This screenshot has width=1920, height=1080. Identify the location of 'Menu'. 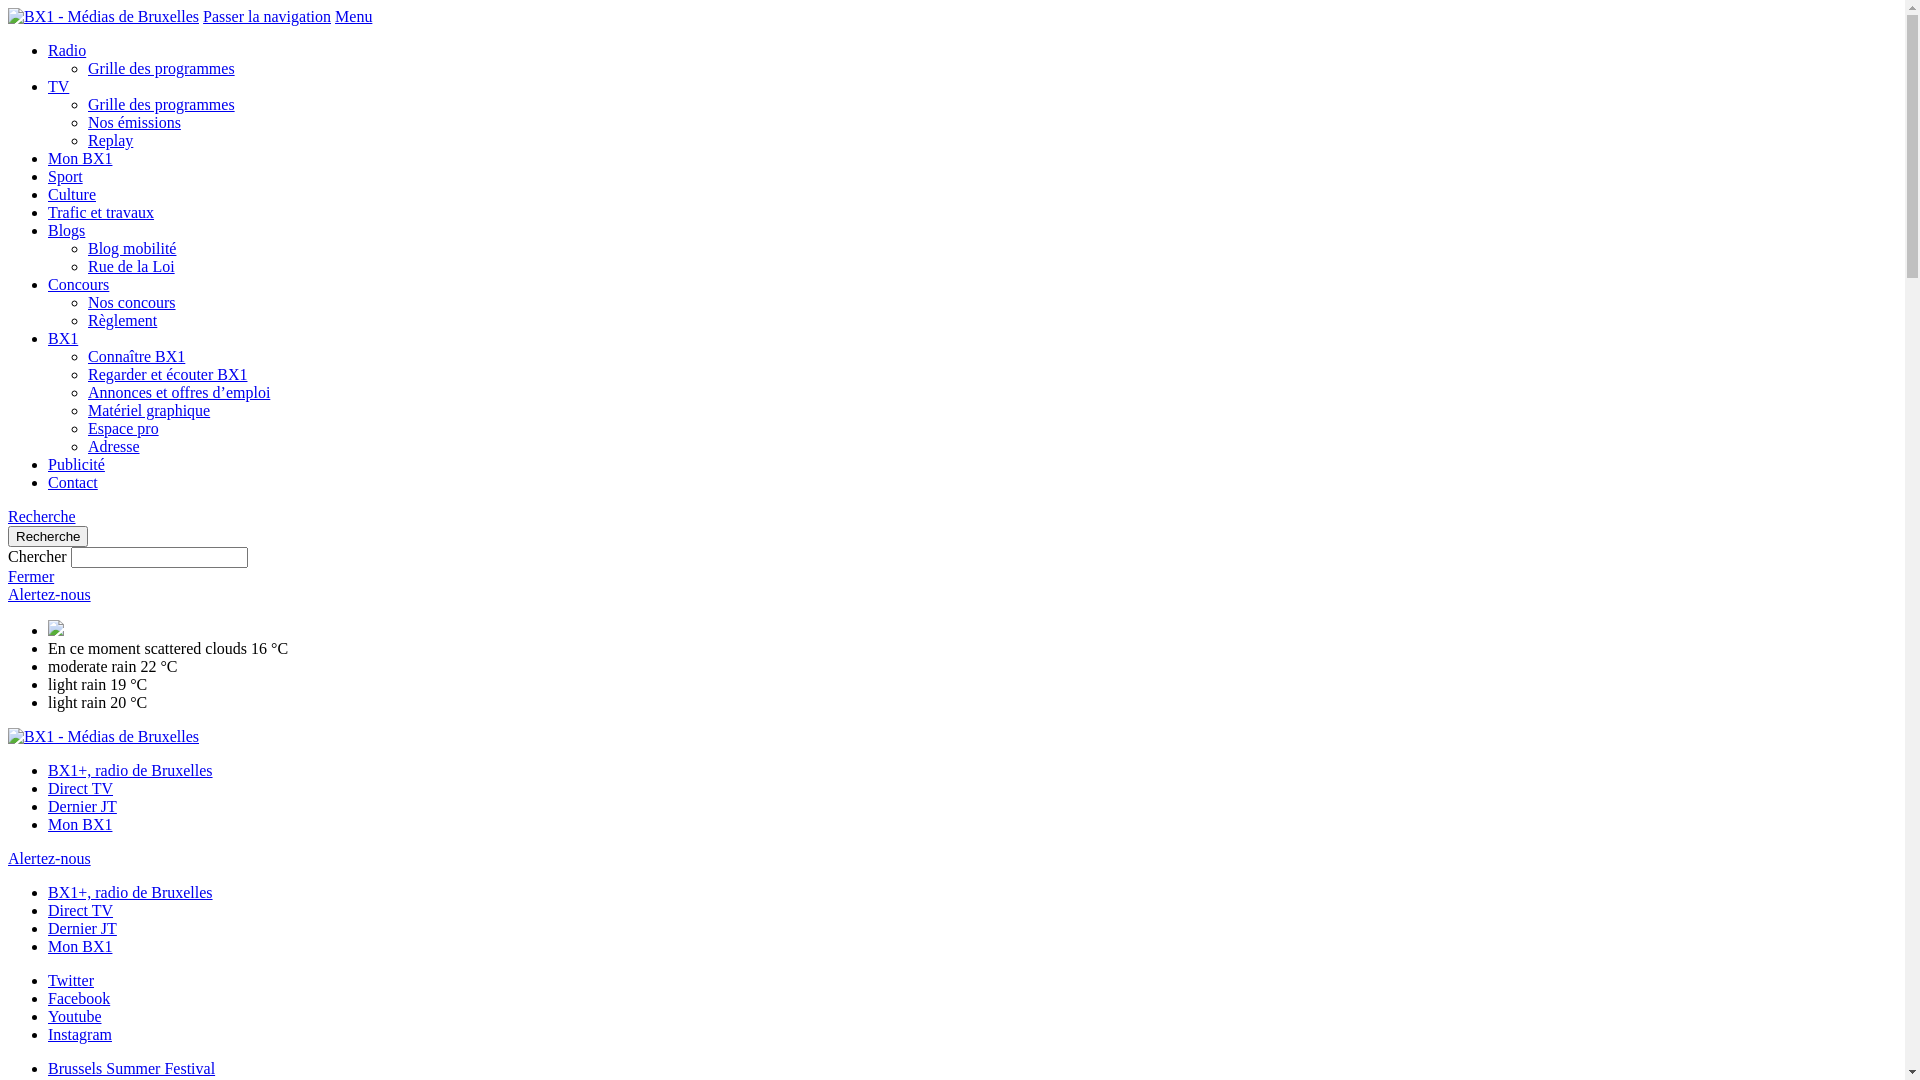
(353, 16).